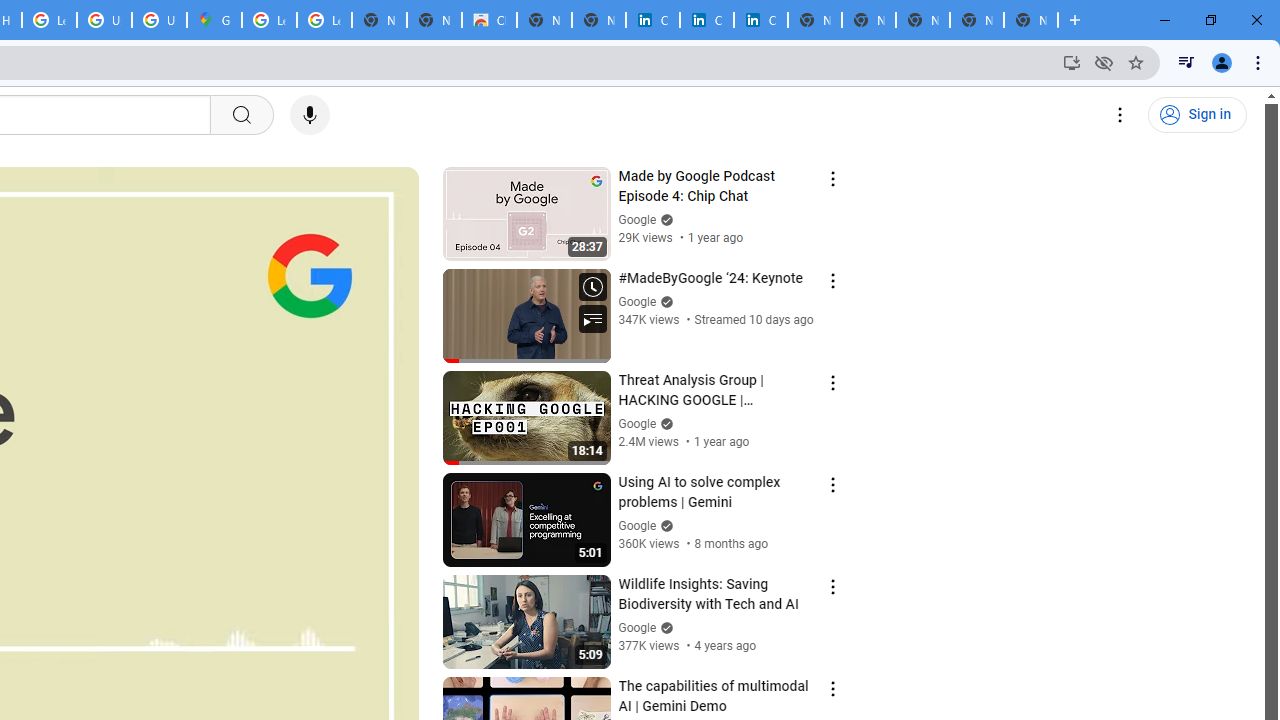  What do you see at coordinates (489, 20) in the screenshot?
I see `'Chrome Web Store'` at bounding box center [489, 20].